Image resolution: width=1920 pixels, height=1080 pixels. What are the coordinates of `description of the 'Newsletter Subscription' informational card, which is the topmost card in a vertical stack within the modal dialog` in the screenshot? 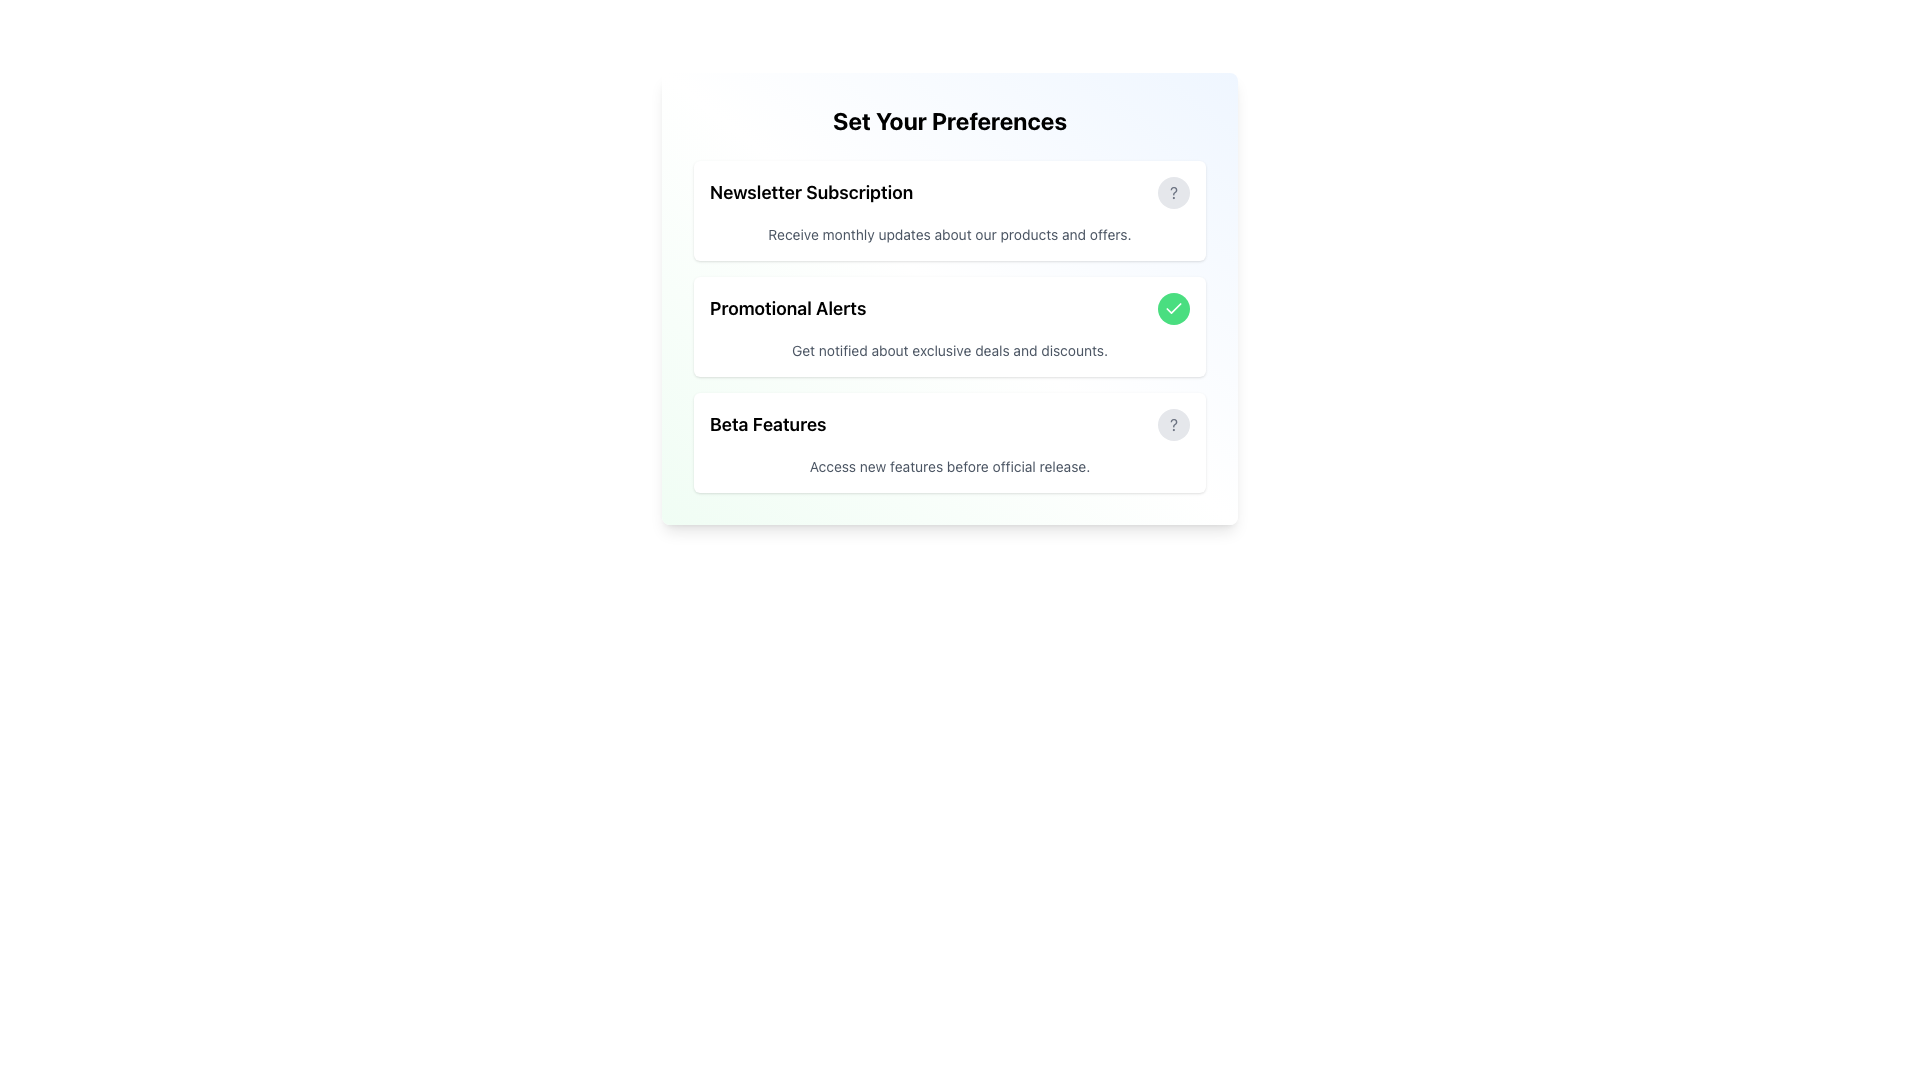 It's located at (949, 211).